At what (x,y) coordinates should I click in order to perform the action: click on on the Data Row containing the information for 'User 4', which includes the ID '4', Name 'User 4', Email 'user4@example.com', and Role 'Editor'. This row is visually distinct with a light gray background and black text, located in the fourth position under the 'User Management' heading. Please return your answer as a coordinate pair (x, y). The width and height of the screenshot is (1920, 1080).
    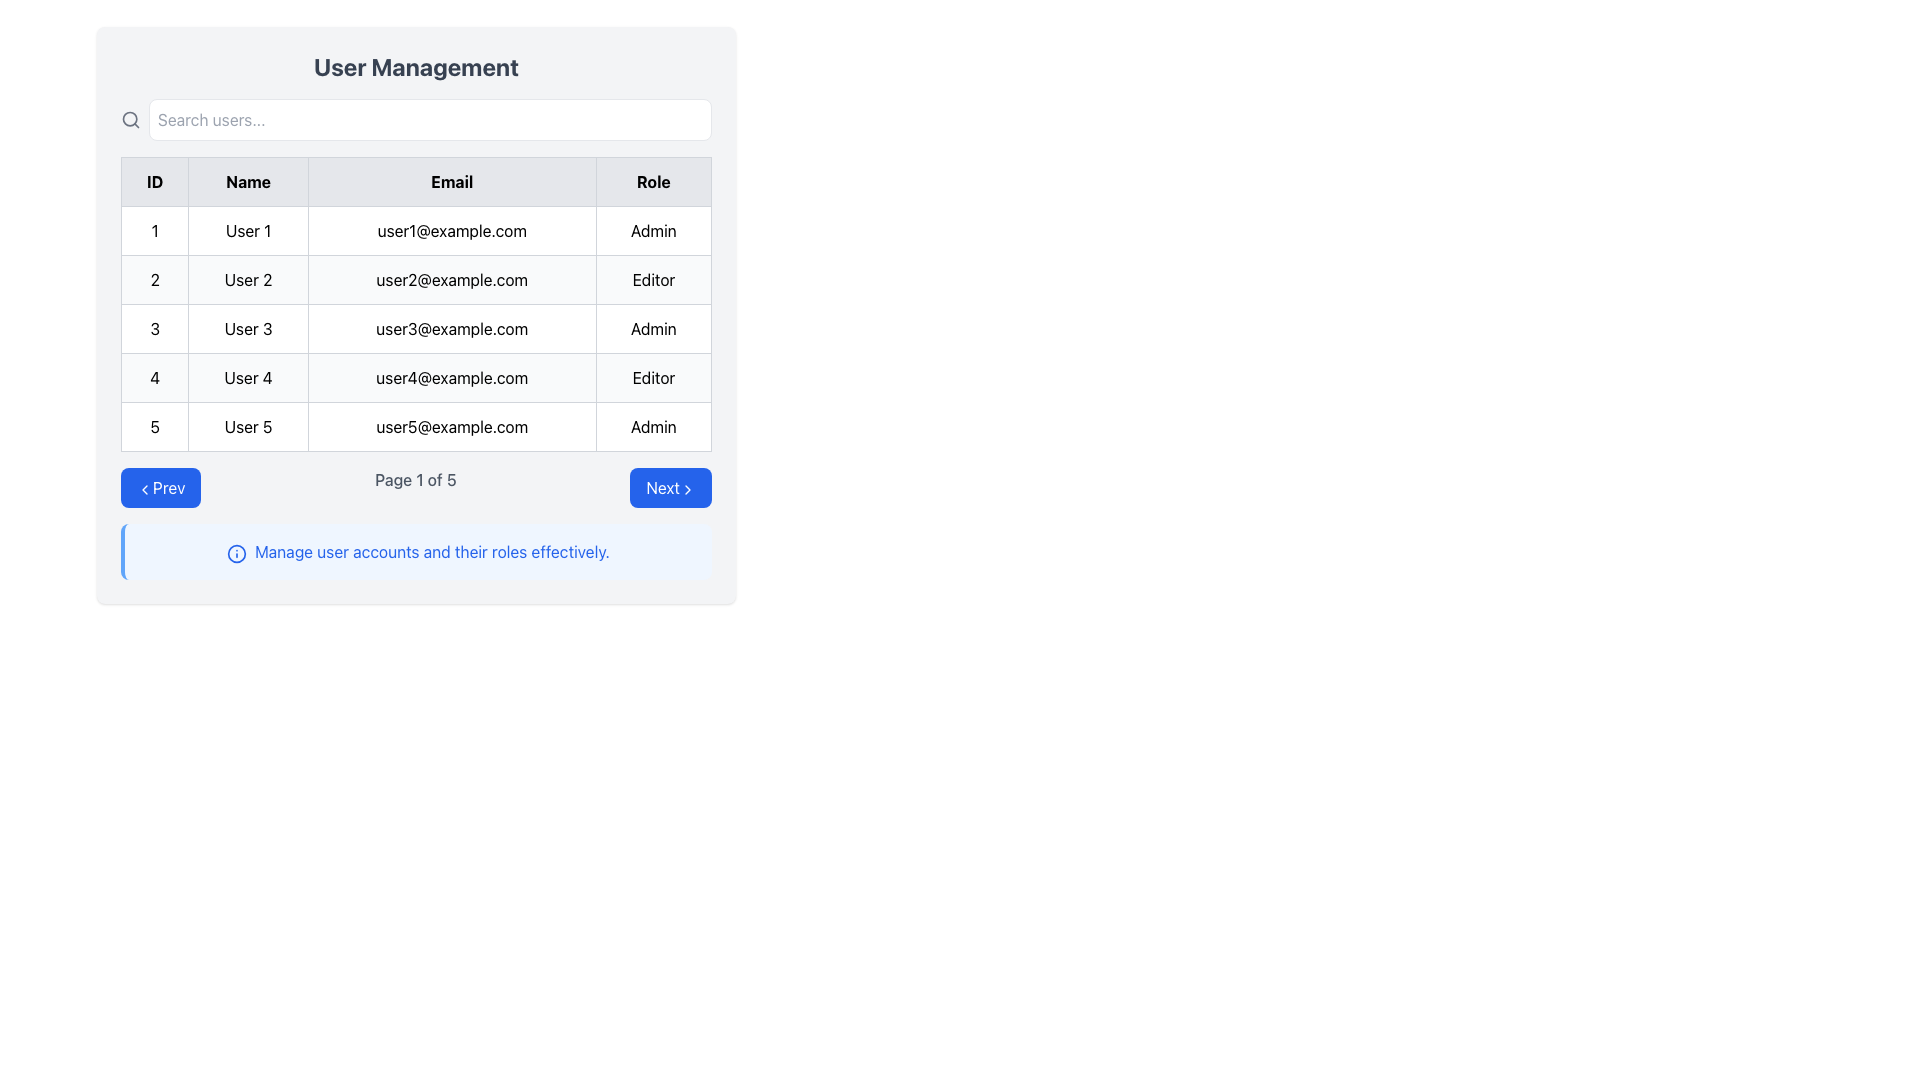
    Looking at the image, I should click on (415, 378).